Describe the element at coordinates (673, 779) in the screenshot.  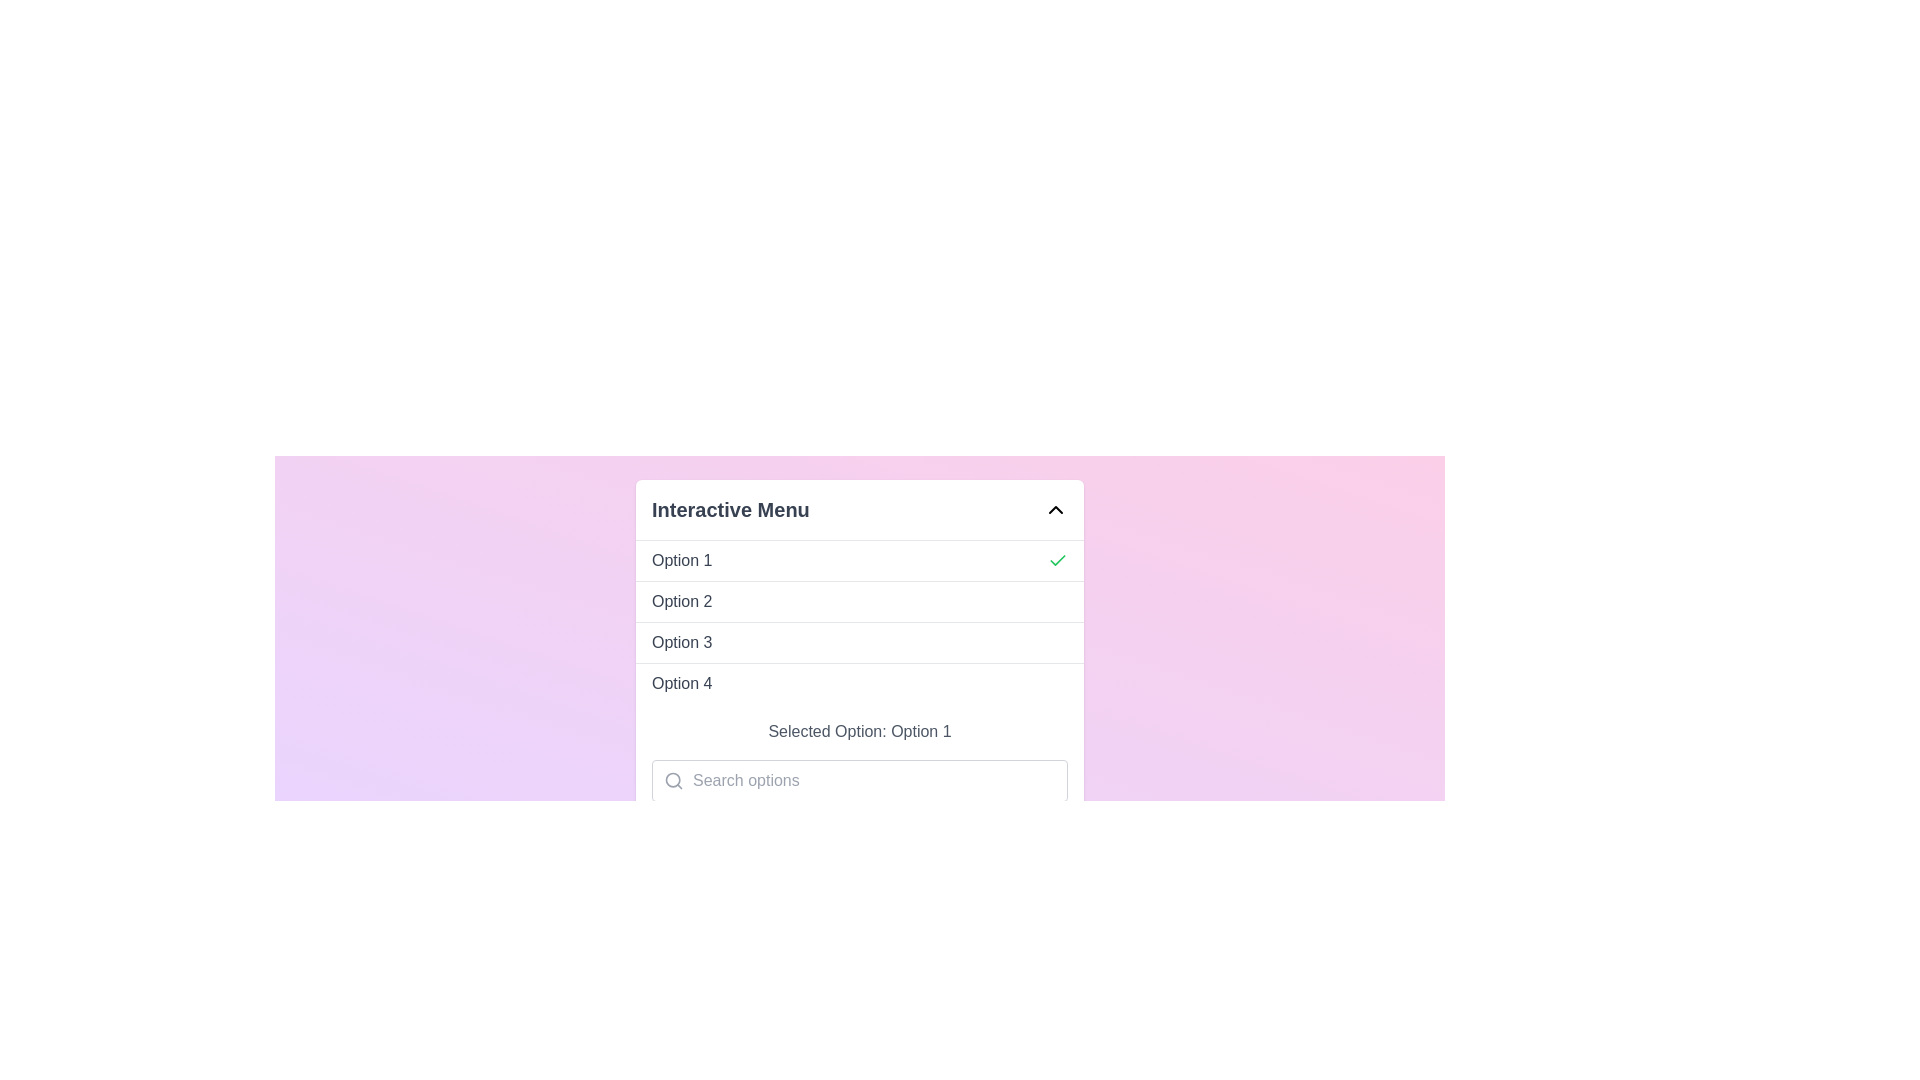
I see `the circular graphical icon that is part of the magnifying glass icon, located in the top-left quadrant of the search bar` at that location.